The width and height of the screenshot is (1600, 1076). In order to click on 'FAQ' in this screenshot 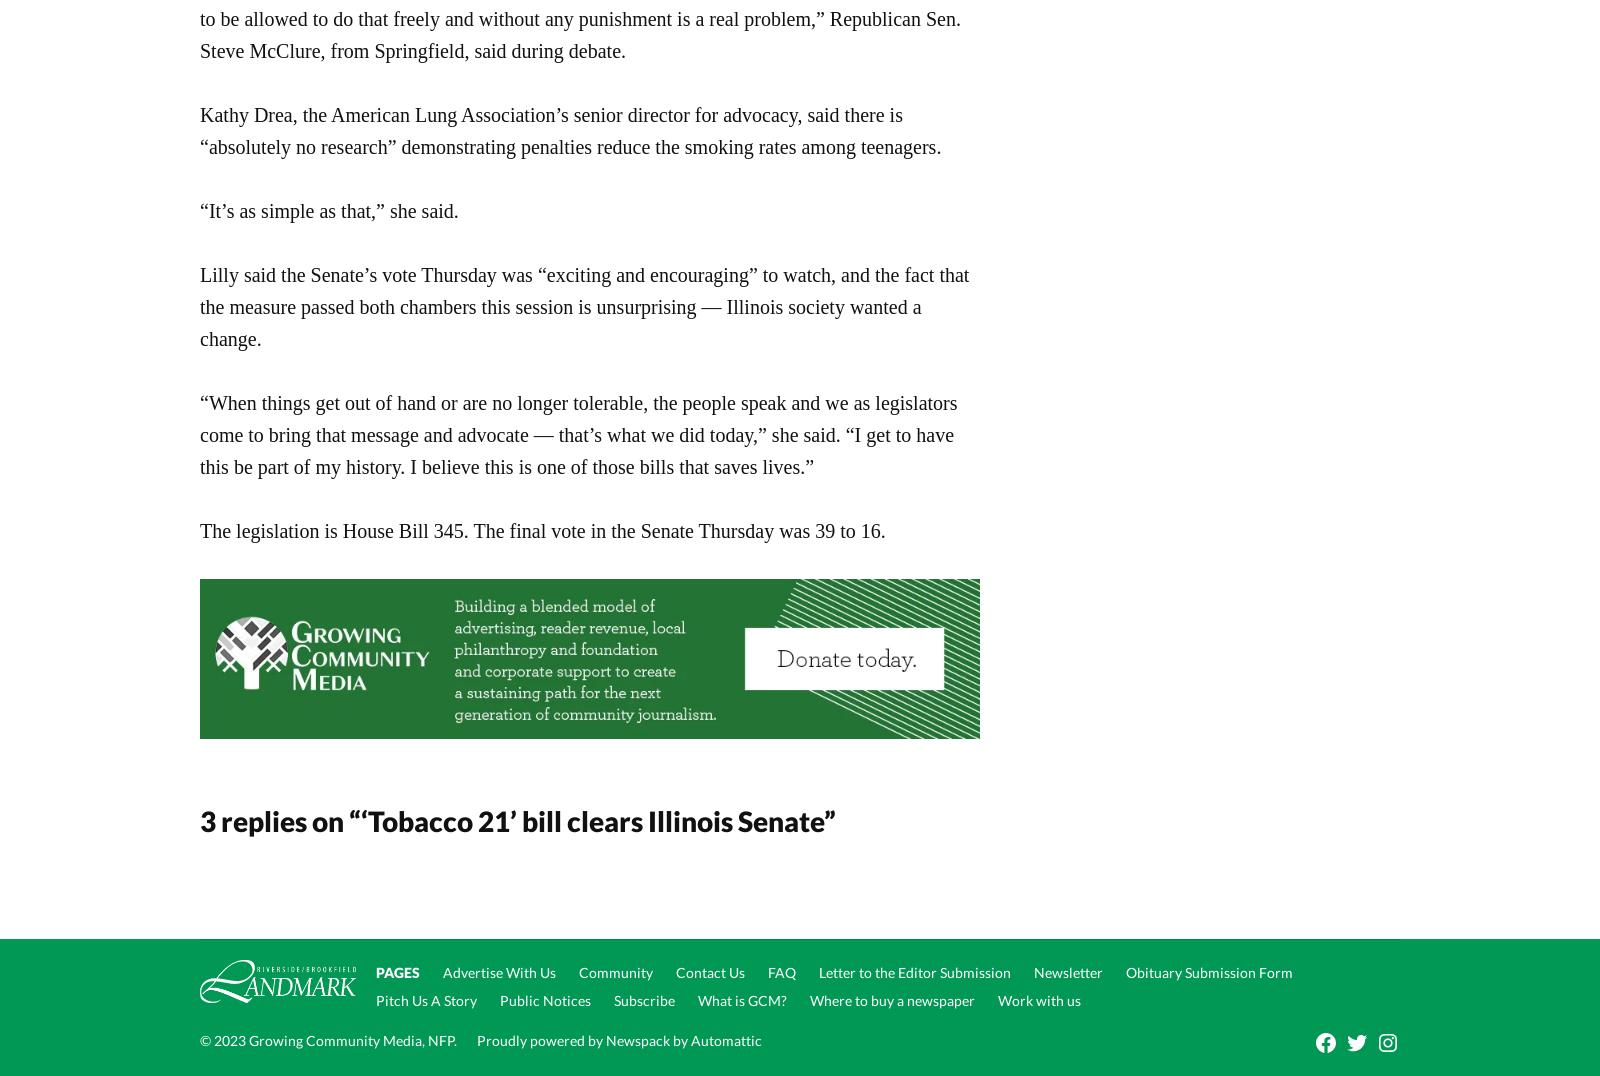, I will do `click(767, 972)`.